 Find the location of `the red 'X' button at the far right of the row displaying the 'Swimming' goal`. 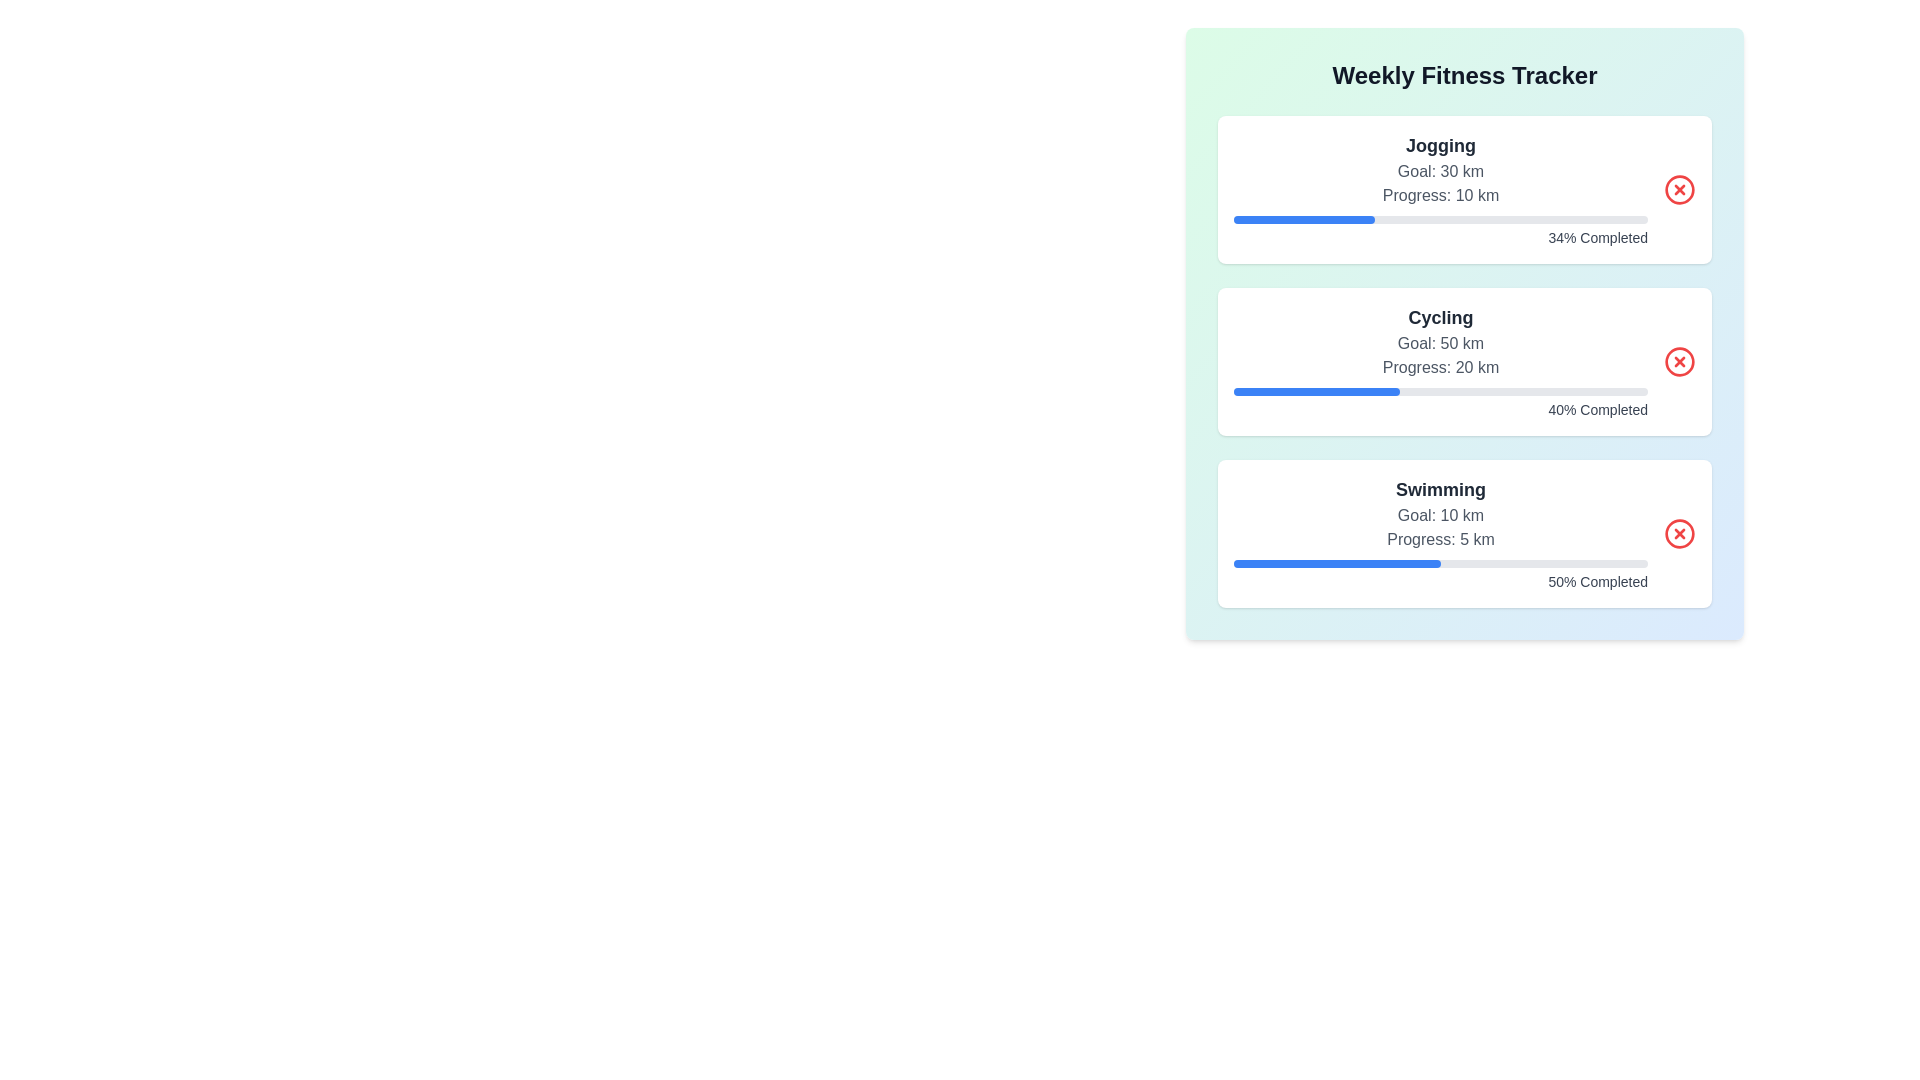

the red 'X' button at the far right of the row displaying the 'Swimming' goal is located at coordinates (1680, 532).